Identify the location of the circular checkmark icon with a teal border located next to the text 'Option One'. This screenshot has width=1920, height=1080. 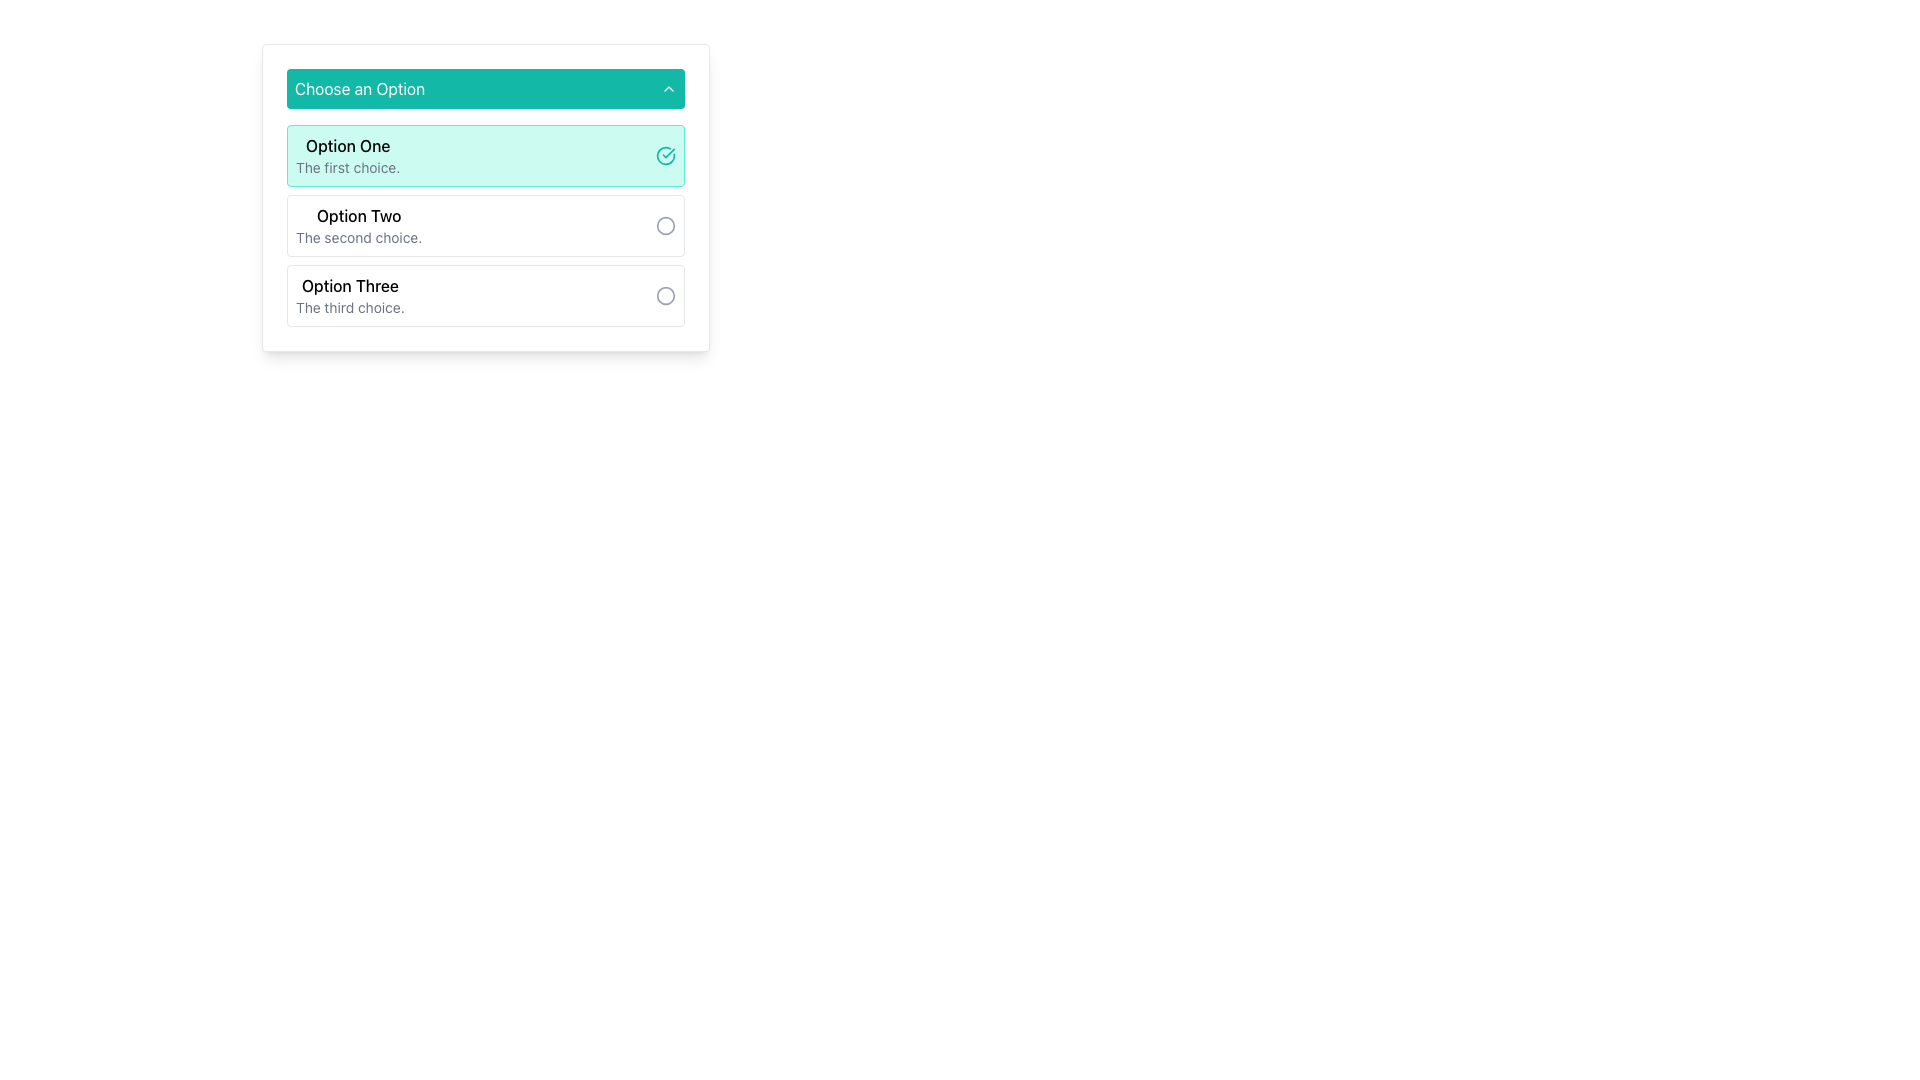
(666, 154).